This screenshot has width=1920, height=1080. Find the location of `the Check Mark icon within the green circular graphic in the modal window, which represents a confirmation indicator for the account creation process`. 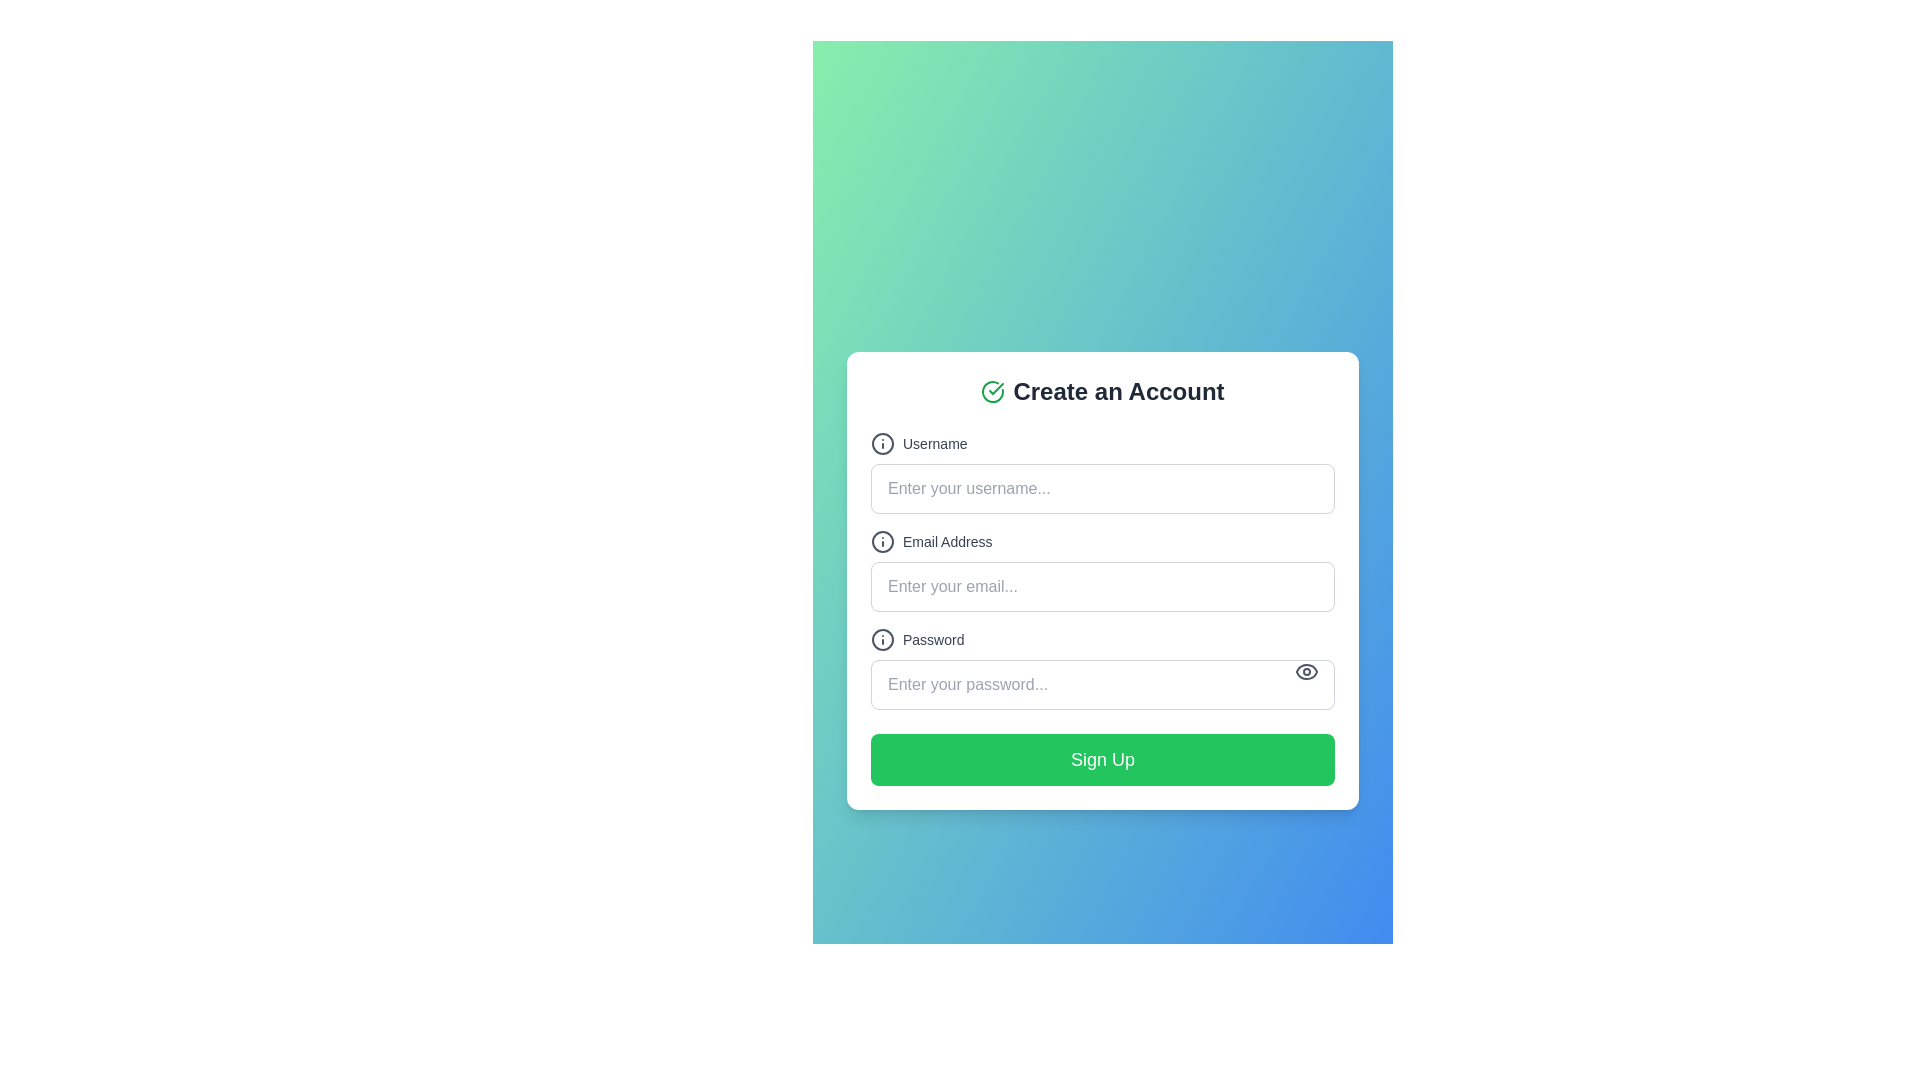

the Check Mark icon within the green circular graphic in the modal window, which represents a confirmation indicator for the account creation process is located at coordinates (996, 389).